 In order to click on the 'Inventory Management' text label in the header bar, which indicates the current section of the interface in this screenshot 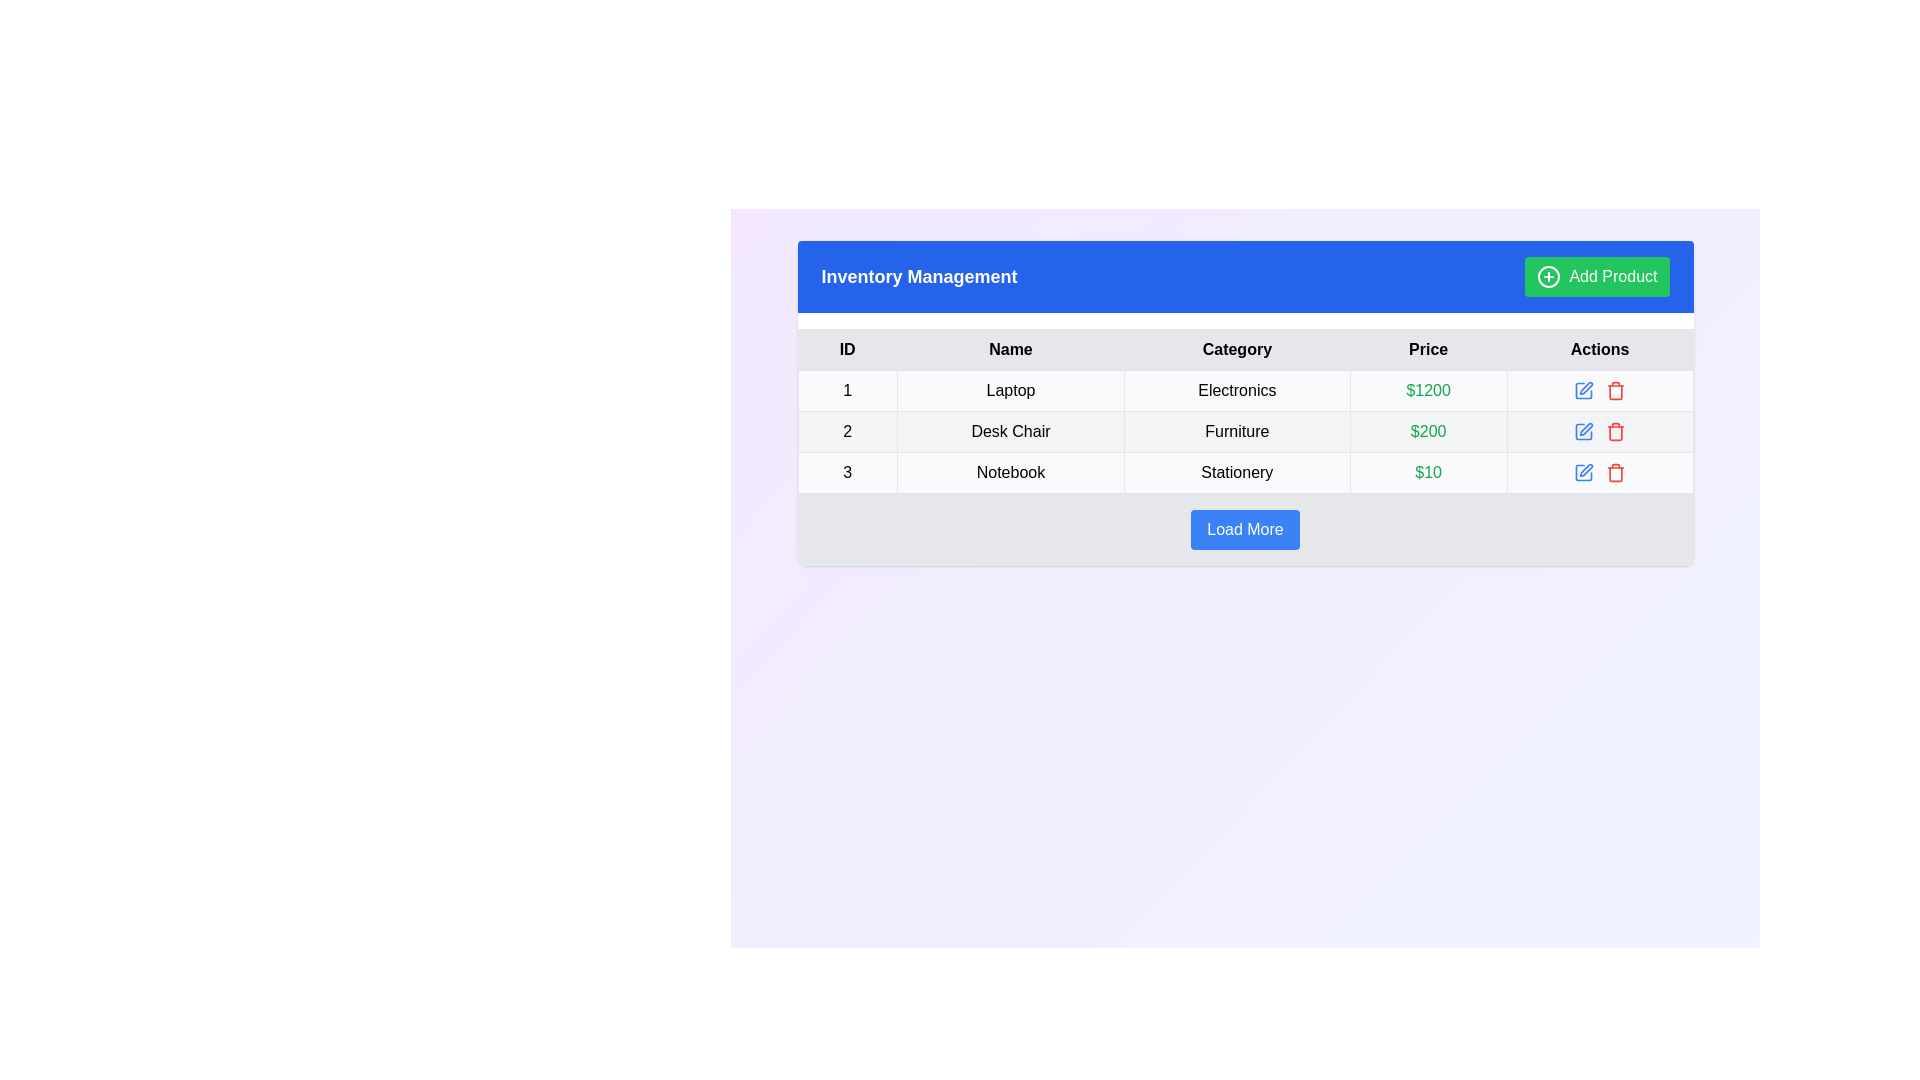, I will do `click(918, 277)`.